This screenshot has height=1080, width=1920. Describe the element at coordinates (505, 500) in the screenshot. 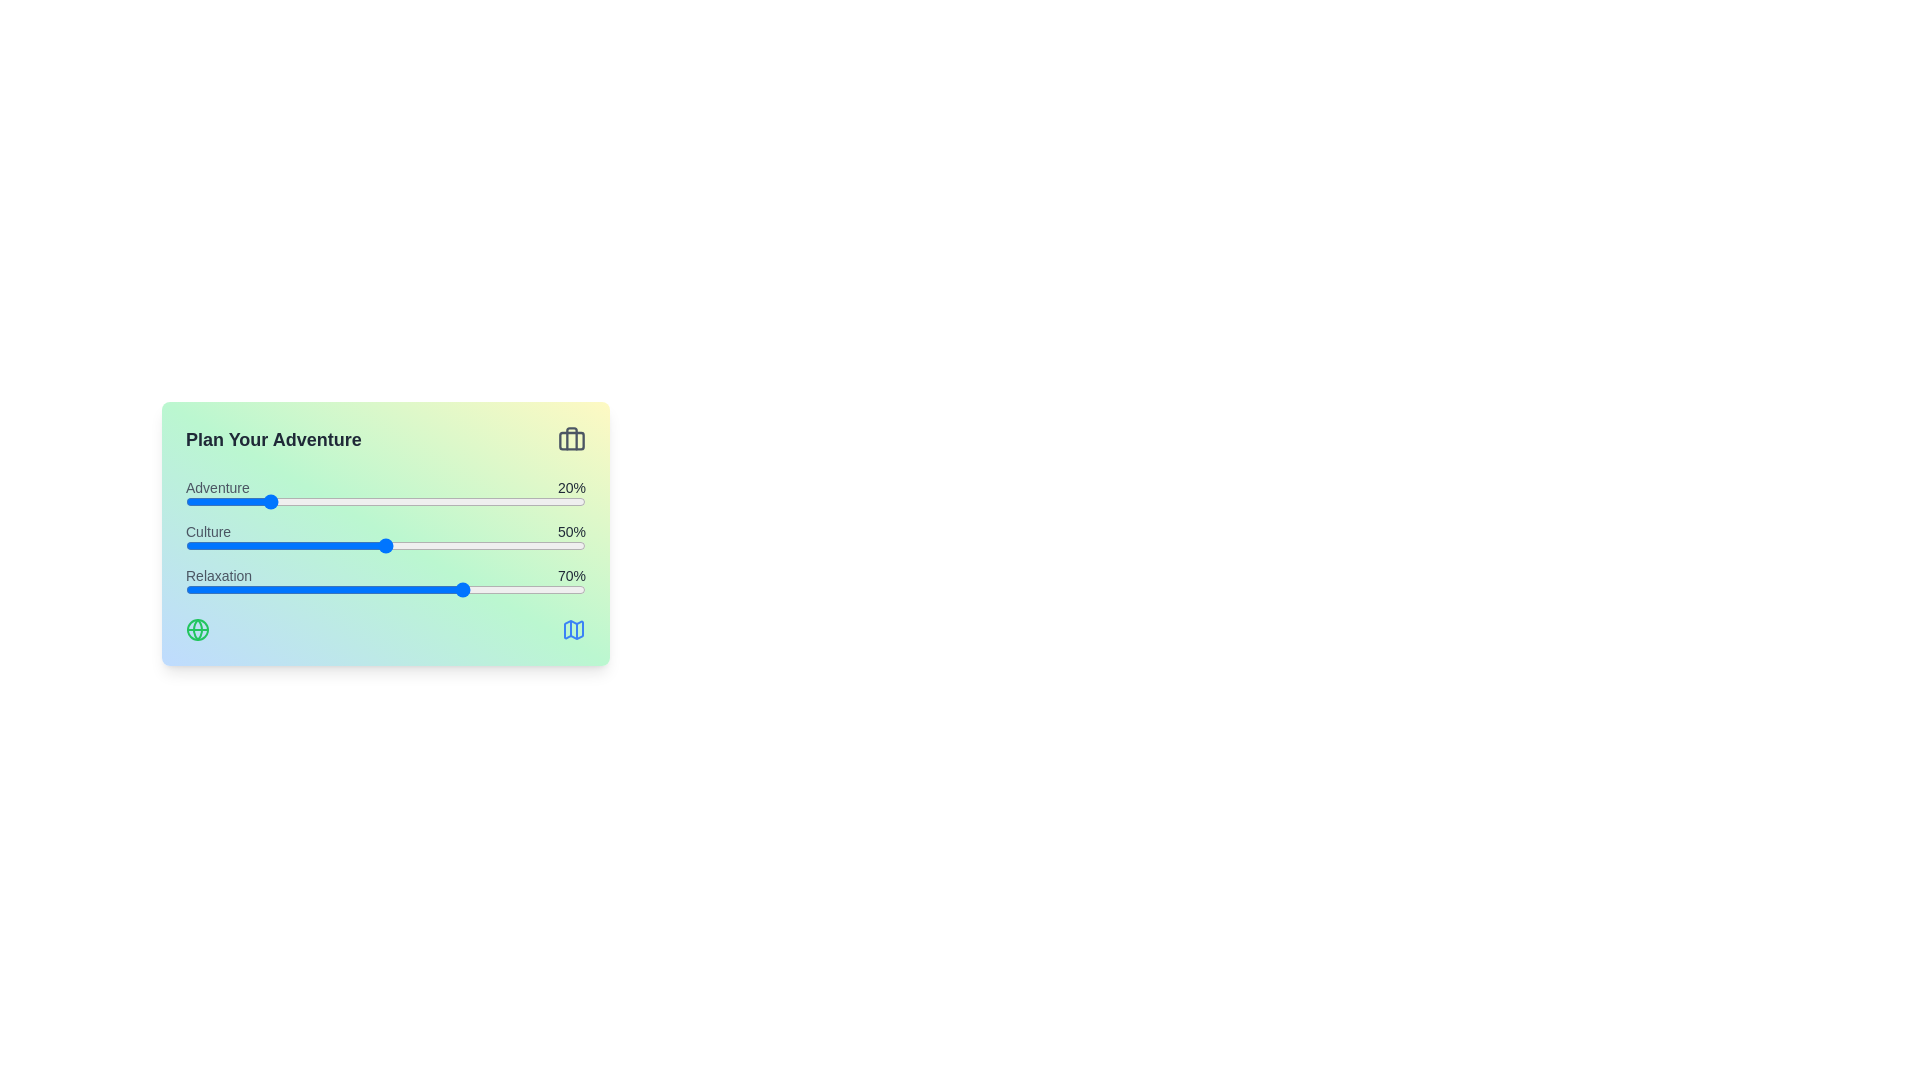

I see `the 'Adventure' slider to 80%` at that location.